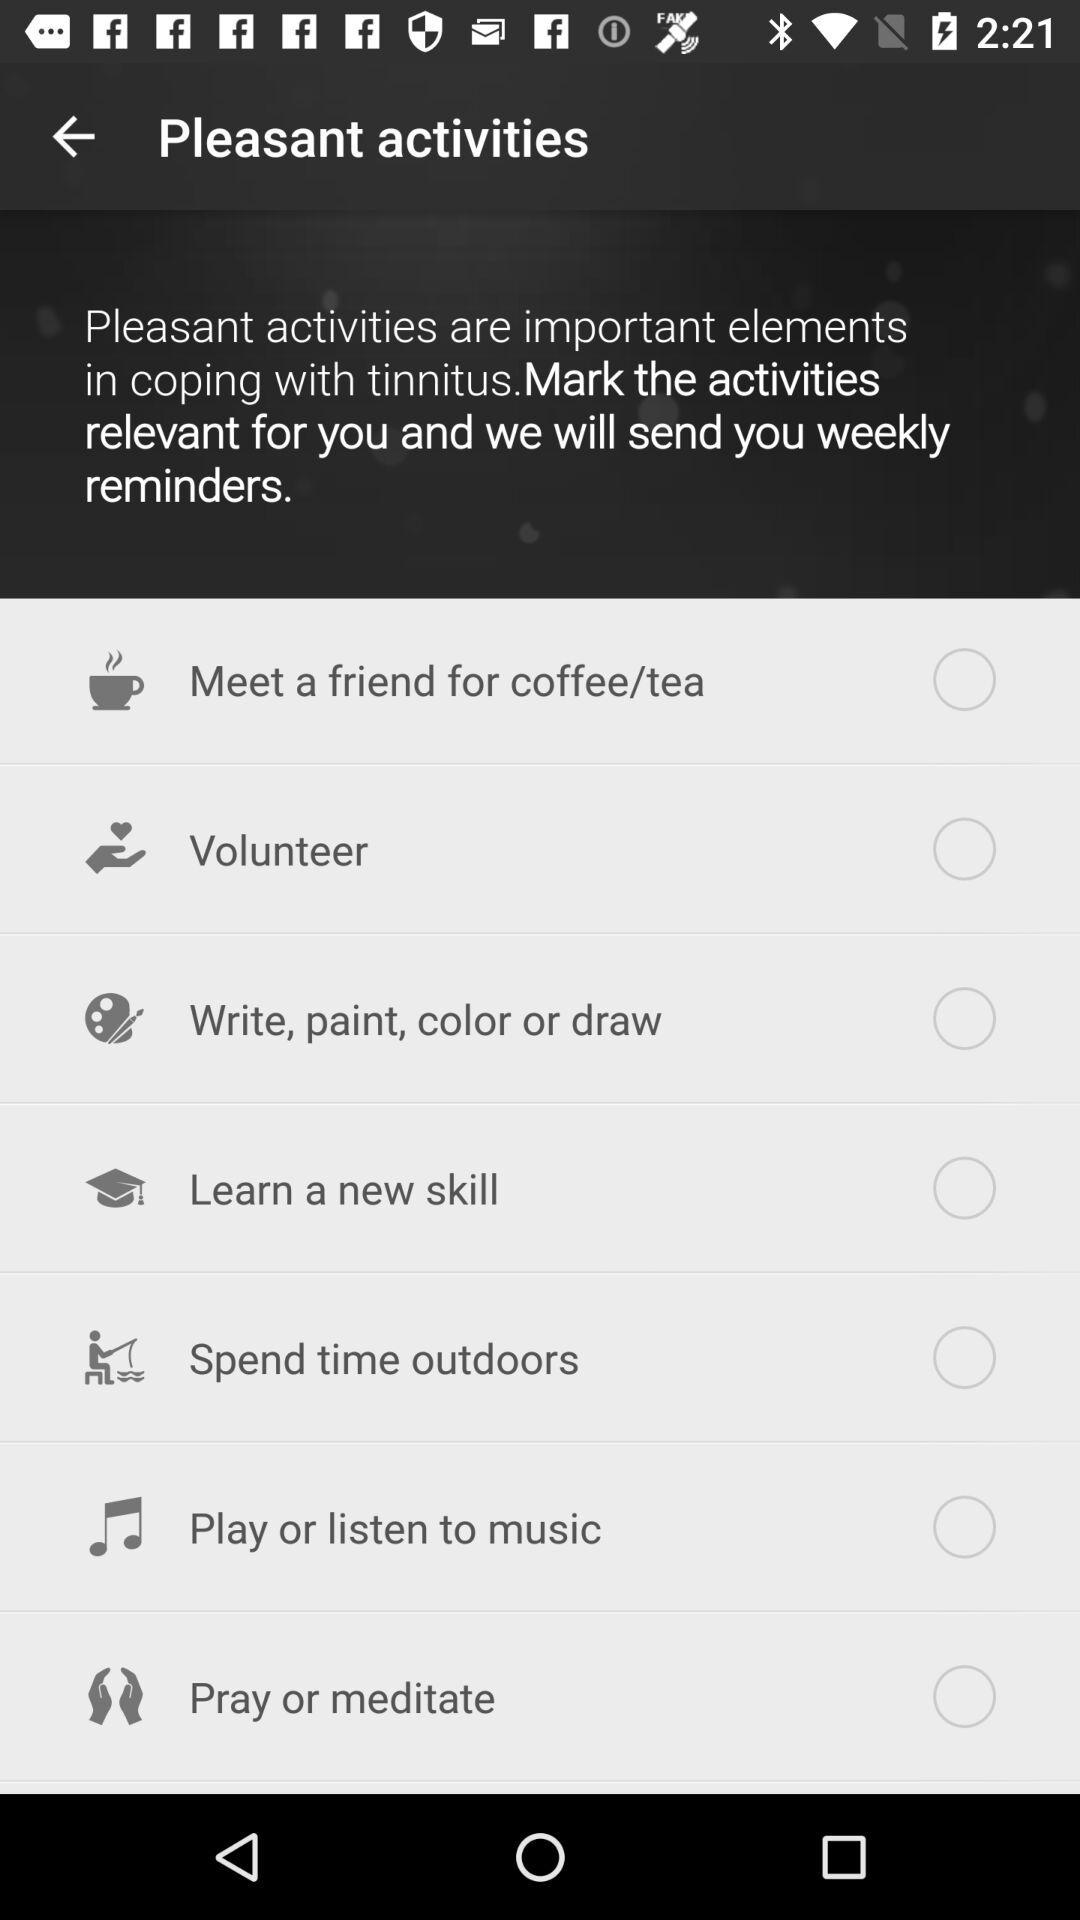 The width and height of the screenshot is (1080, 1920). What do you see at coordinates (540, 849) in the screenshot?
I see `the icon below meet a friend` at bounding box center [540, 849].